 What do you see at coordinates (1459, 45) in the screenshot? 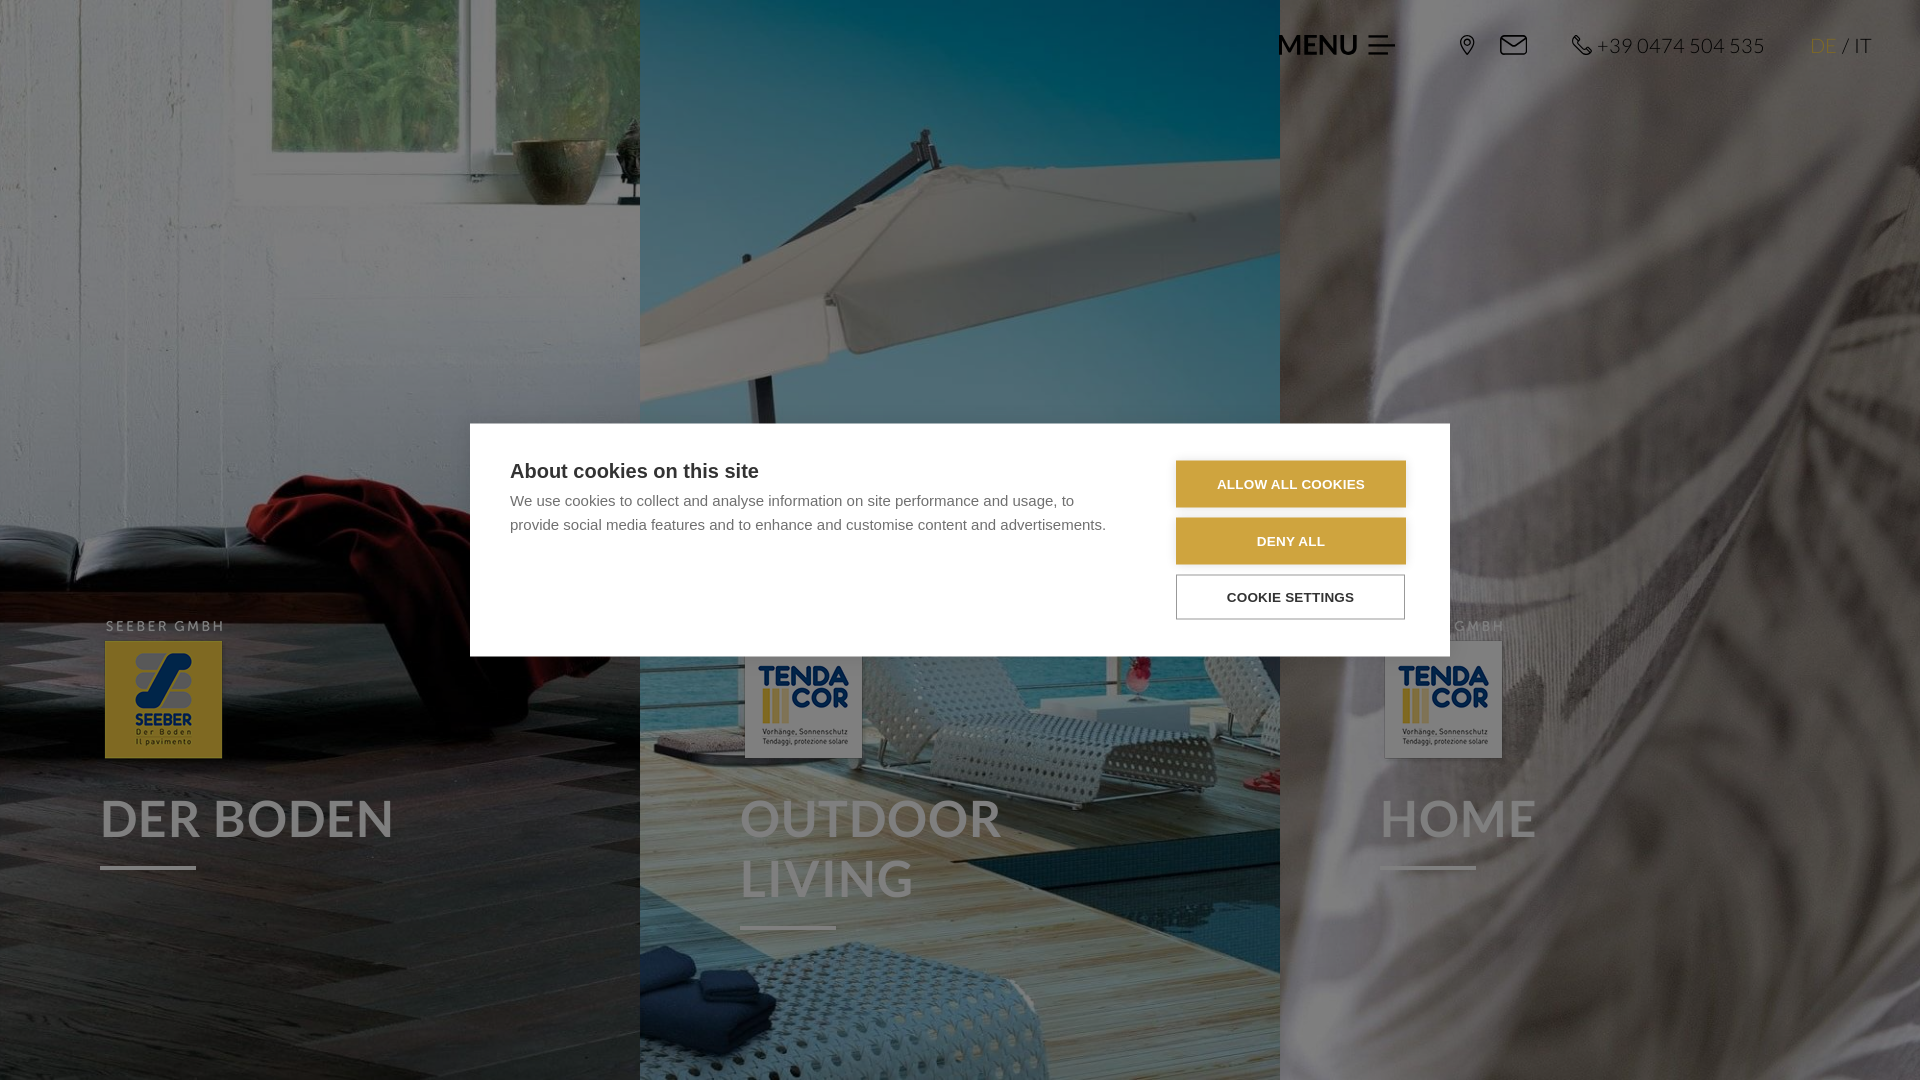
I see `'Seeber'` at bounding box center [1459, 45].